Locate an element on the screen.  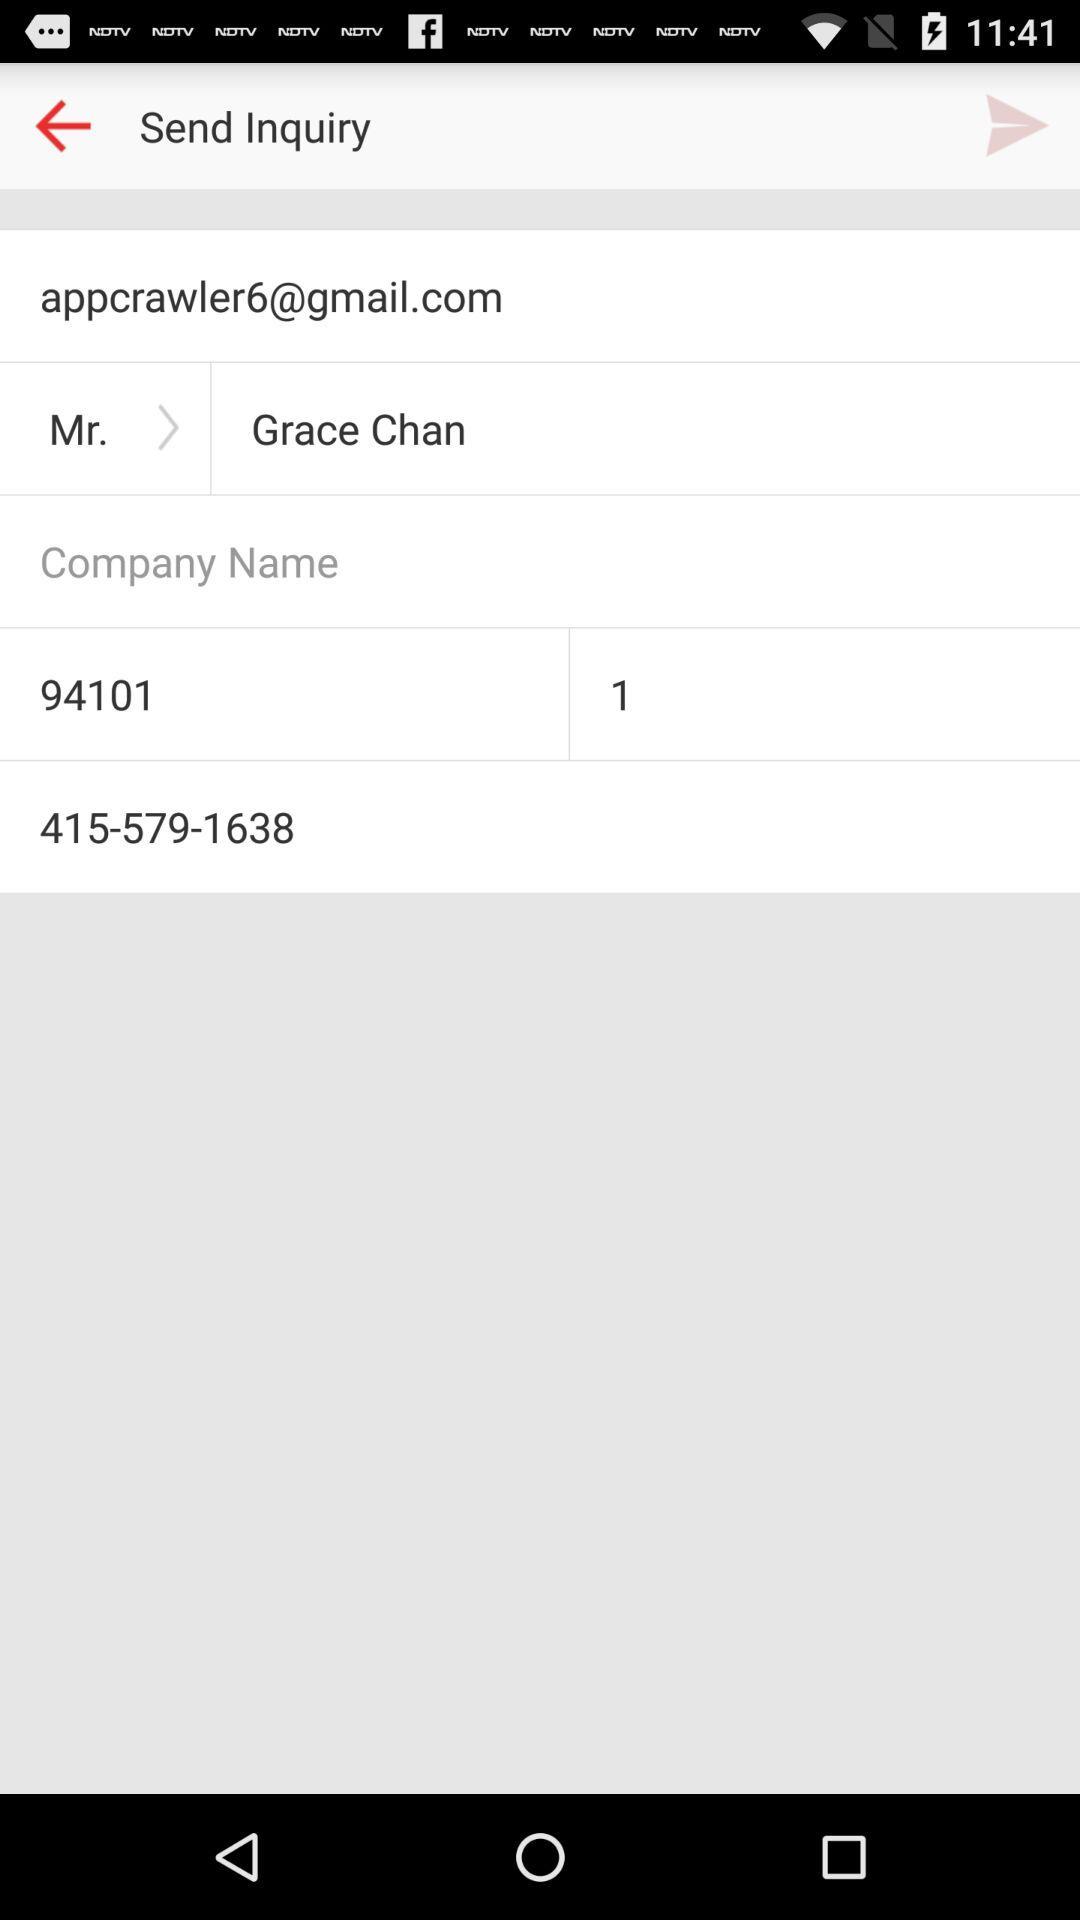
go back is located at coordinates (61, 124).